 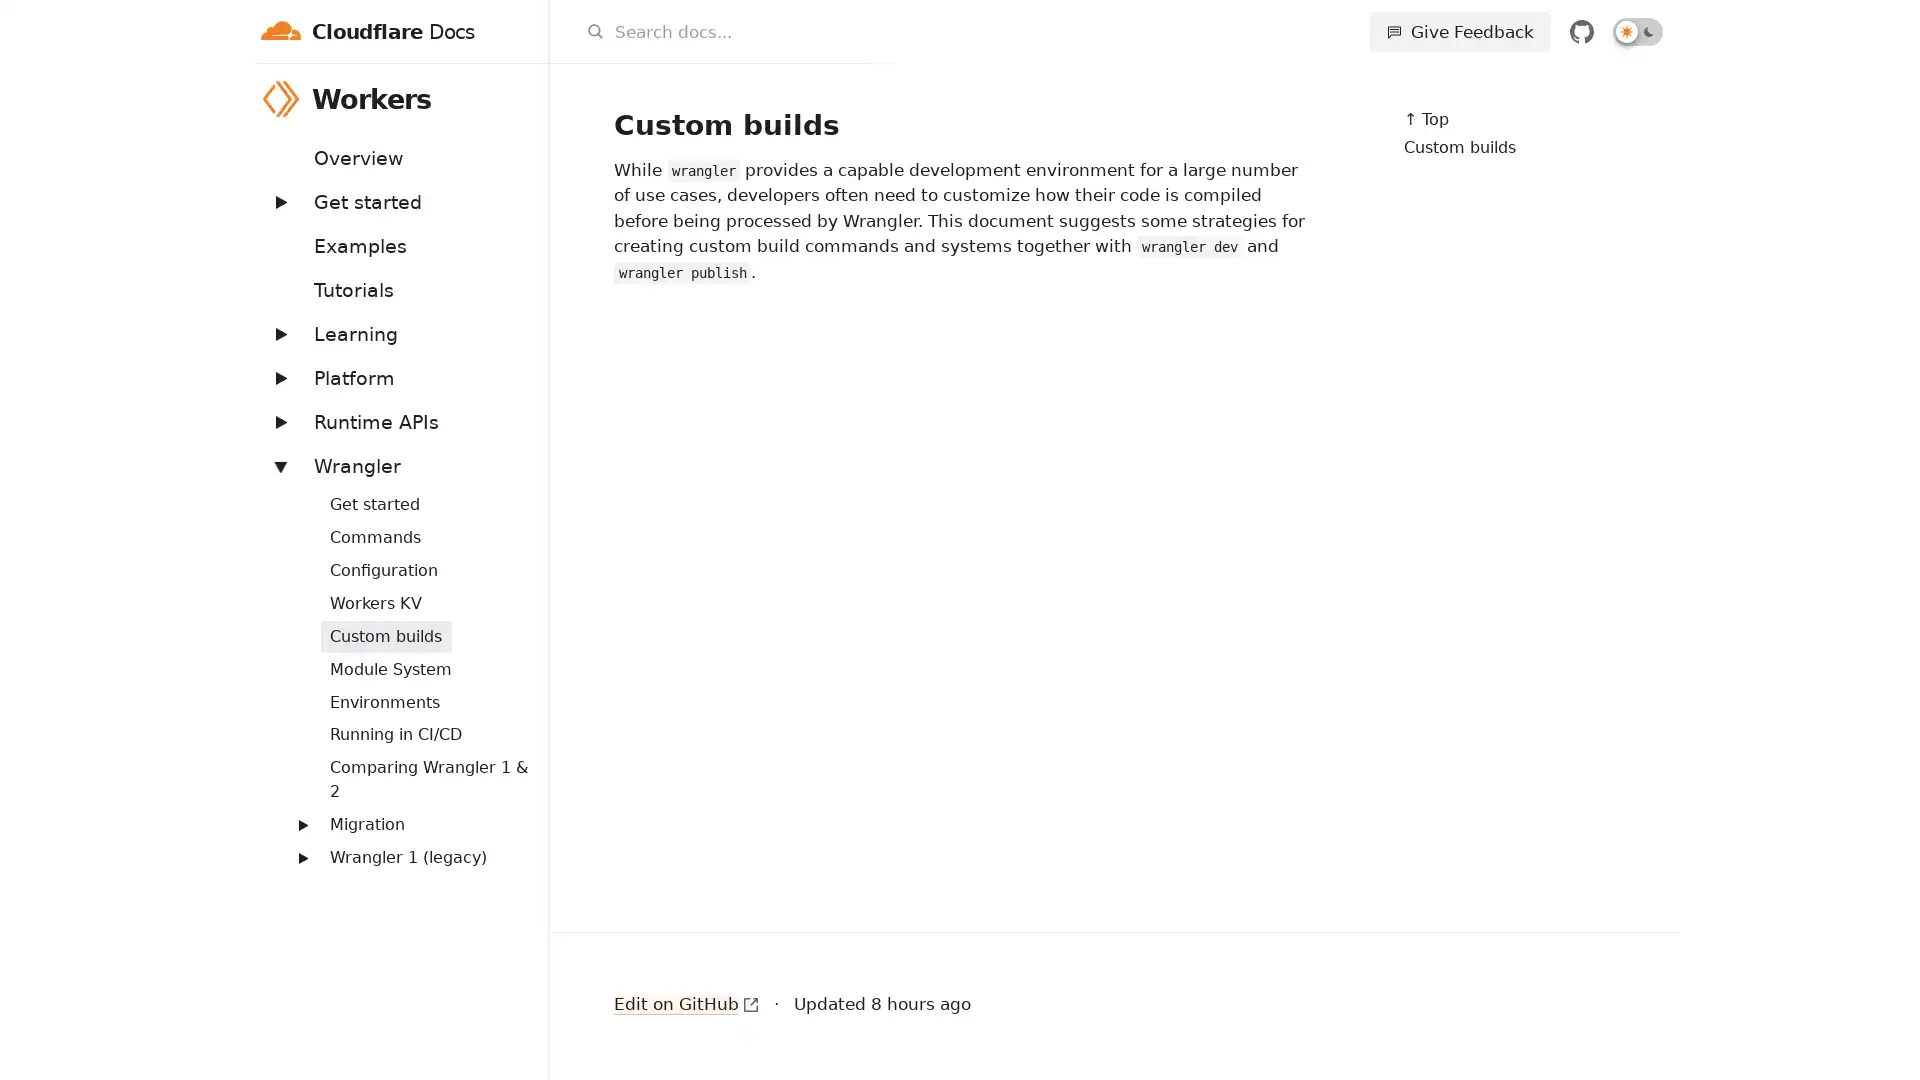 What do you see at coordinates (291, 921) in the screenshot?
I see `Expand: Streams` at bounding box center [291, 921].